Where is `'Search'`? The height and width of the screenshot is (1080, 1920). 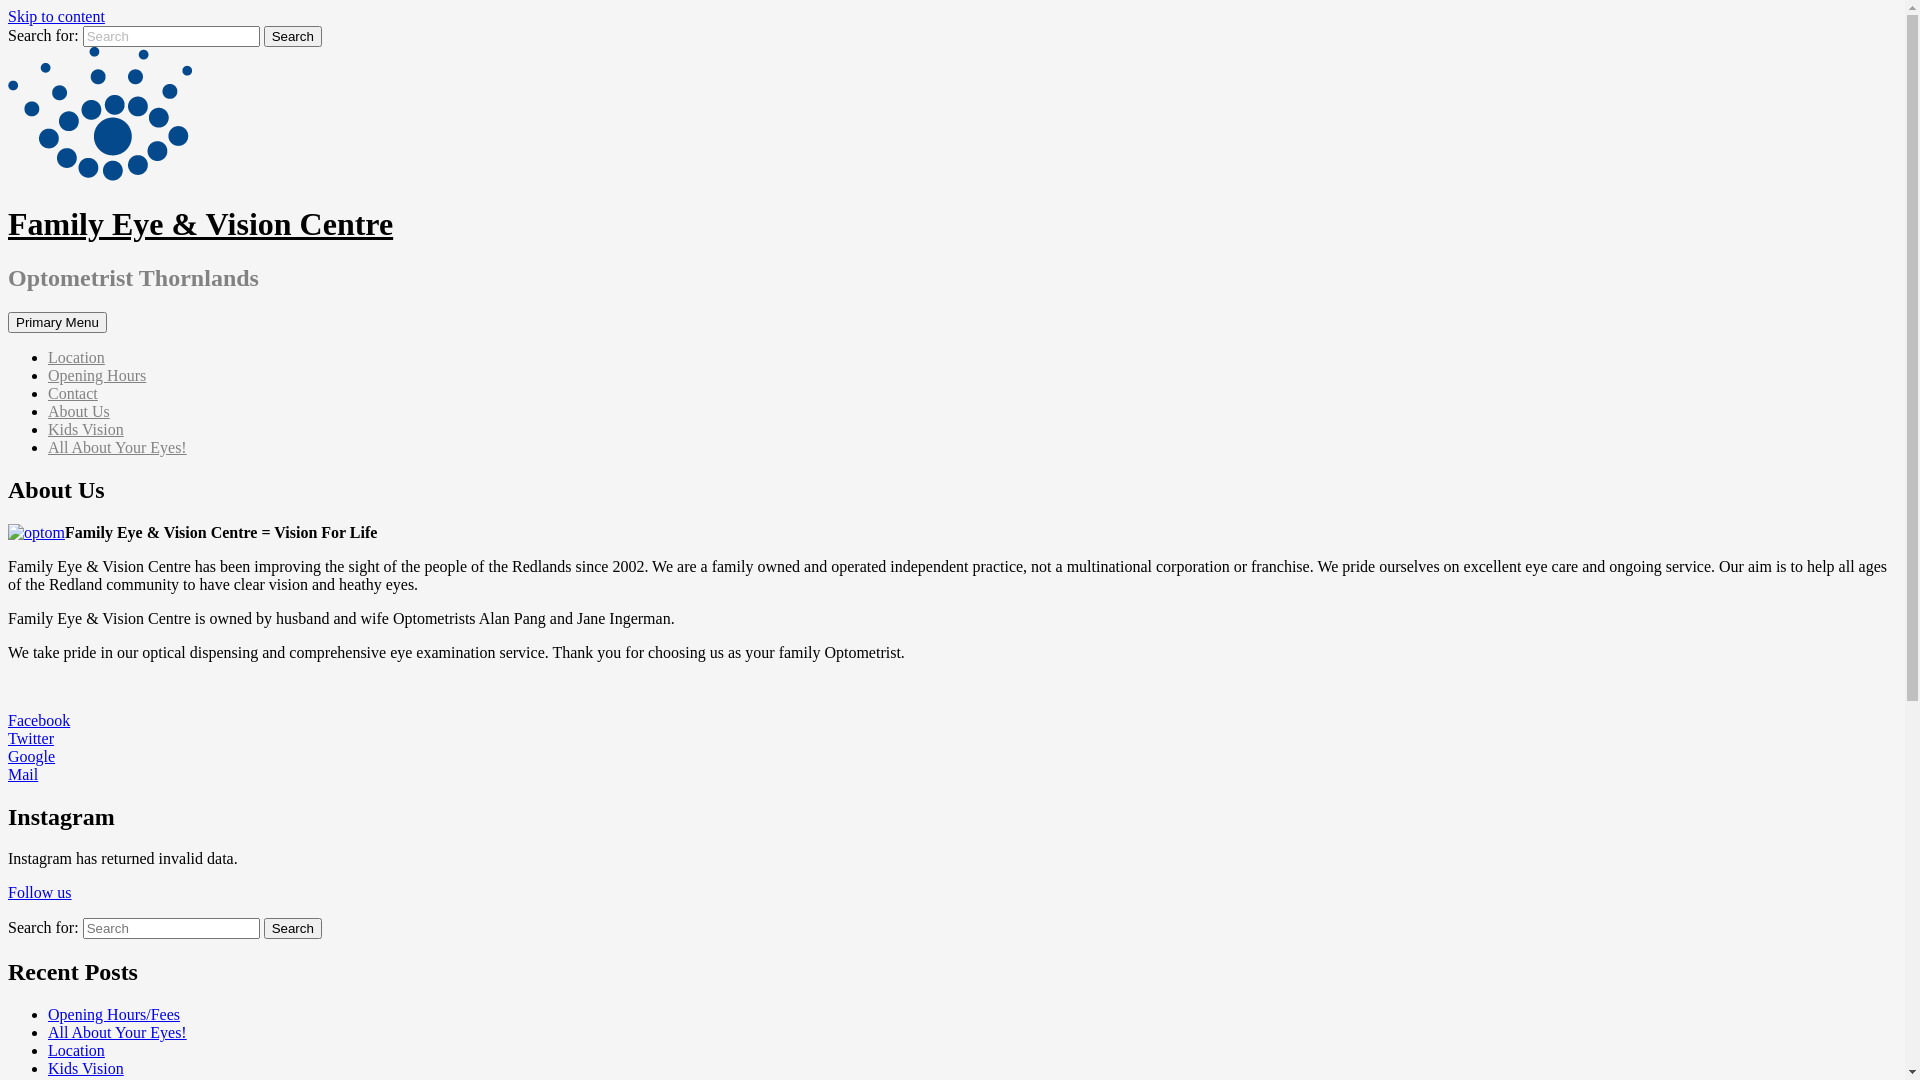 'Search' is located at coordinates (291, 36).